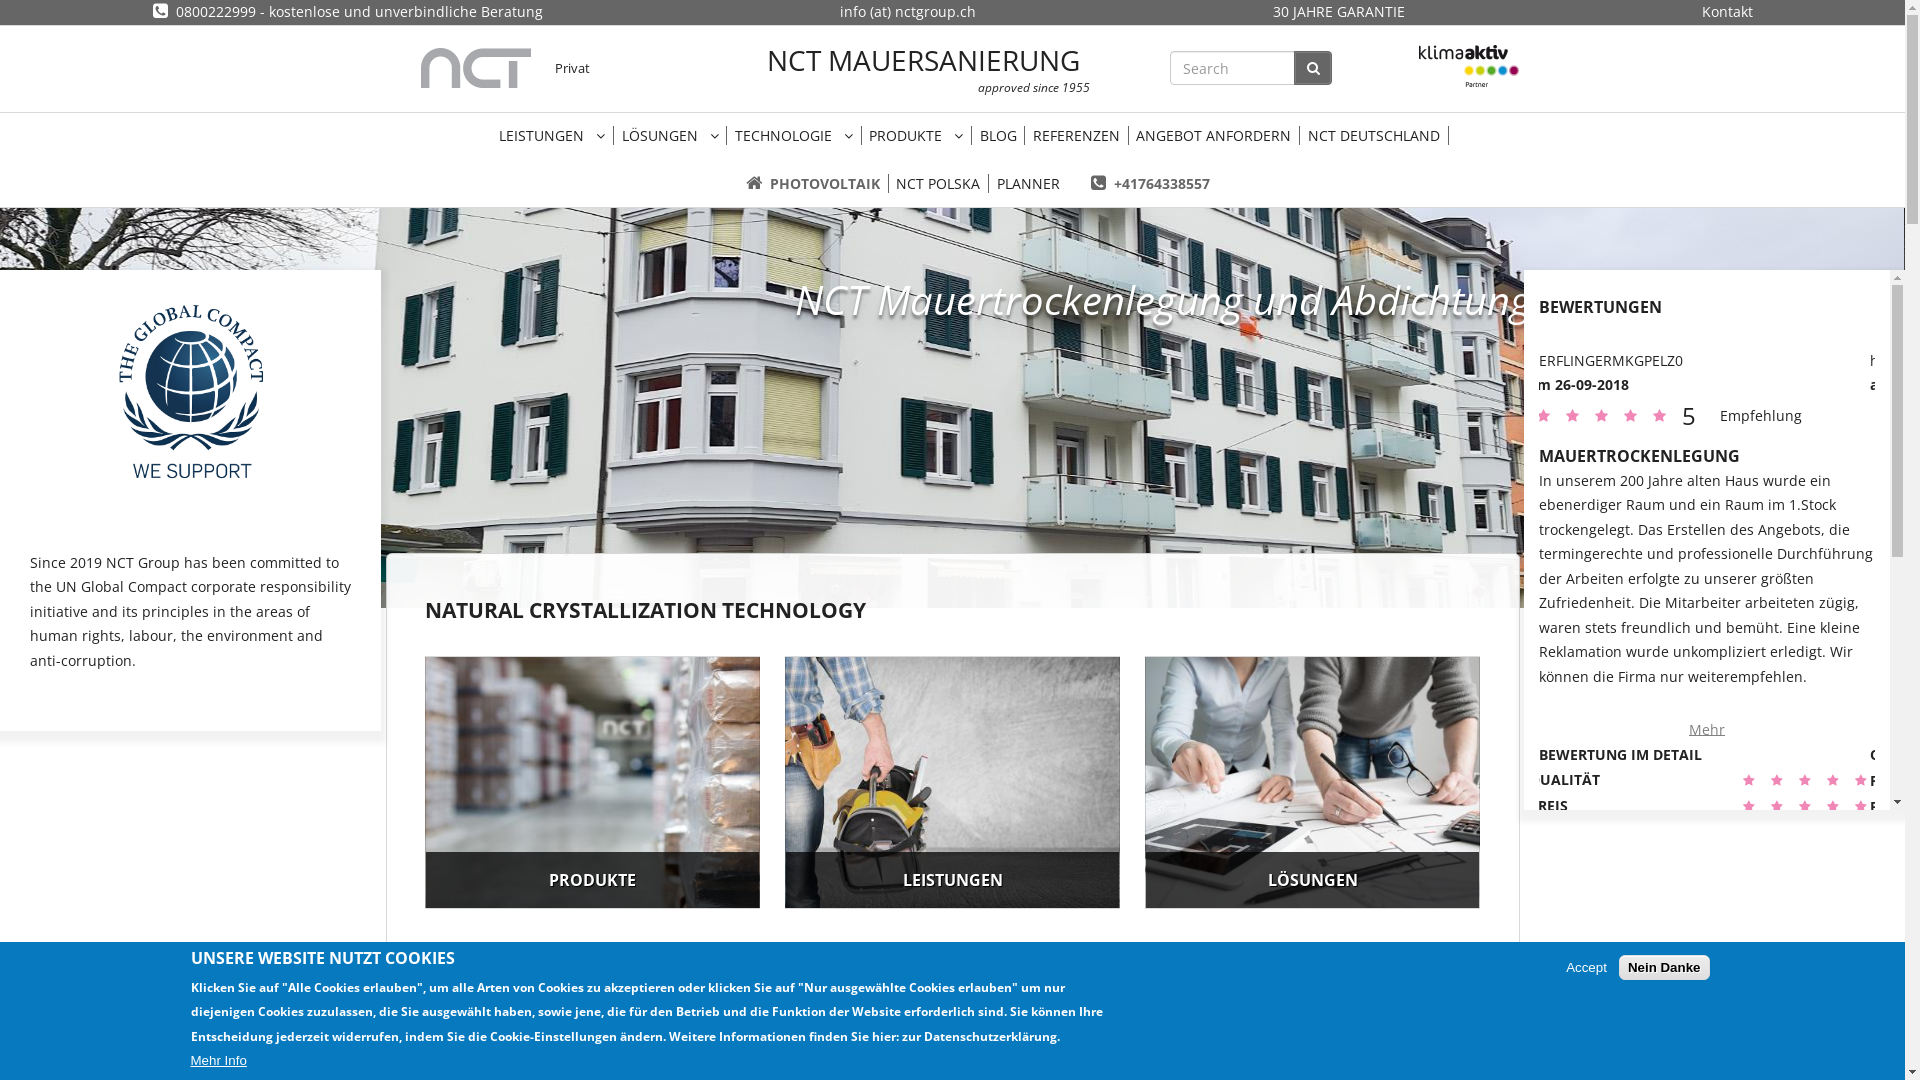  I want to click on 'NCT POLSKA', so click(887, 183).